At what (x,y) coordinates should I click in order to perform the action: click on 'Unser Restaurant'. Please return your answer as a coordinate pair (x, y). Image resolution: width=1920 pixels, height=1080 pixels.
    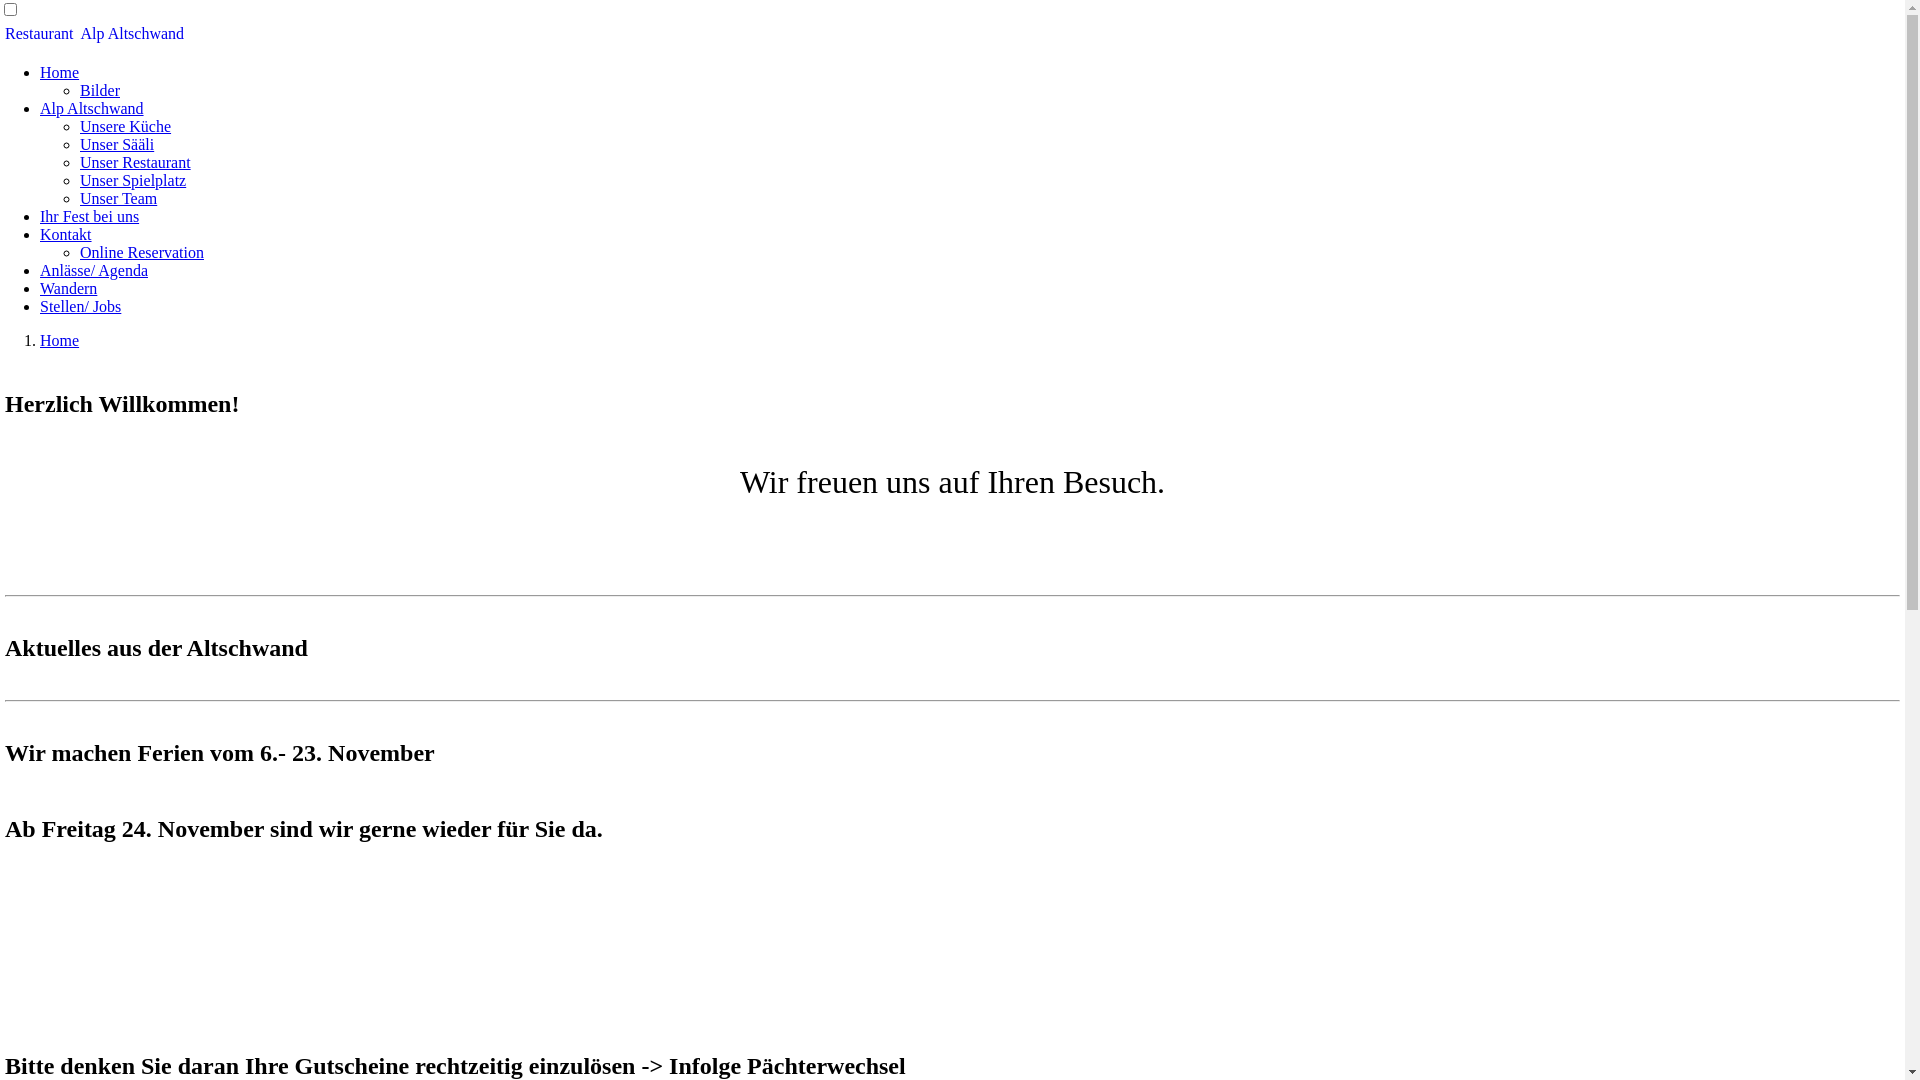
    Looking at the image, I should click on (134, 161).